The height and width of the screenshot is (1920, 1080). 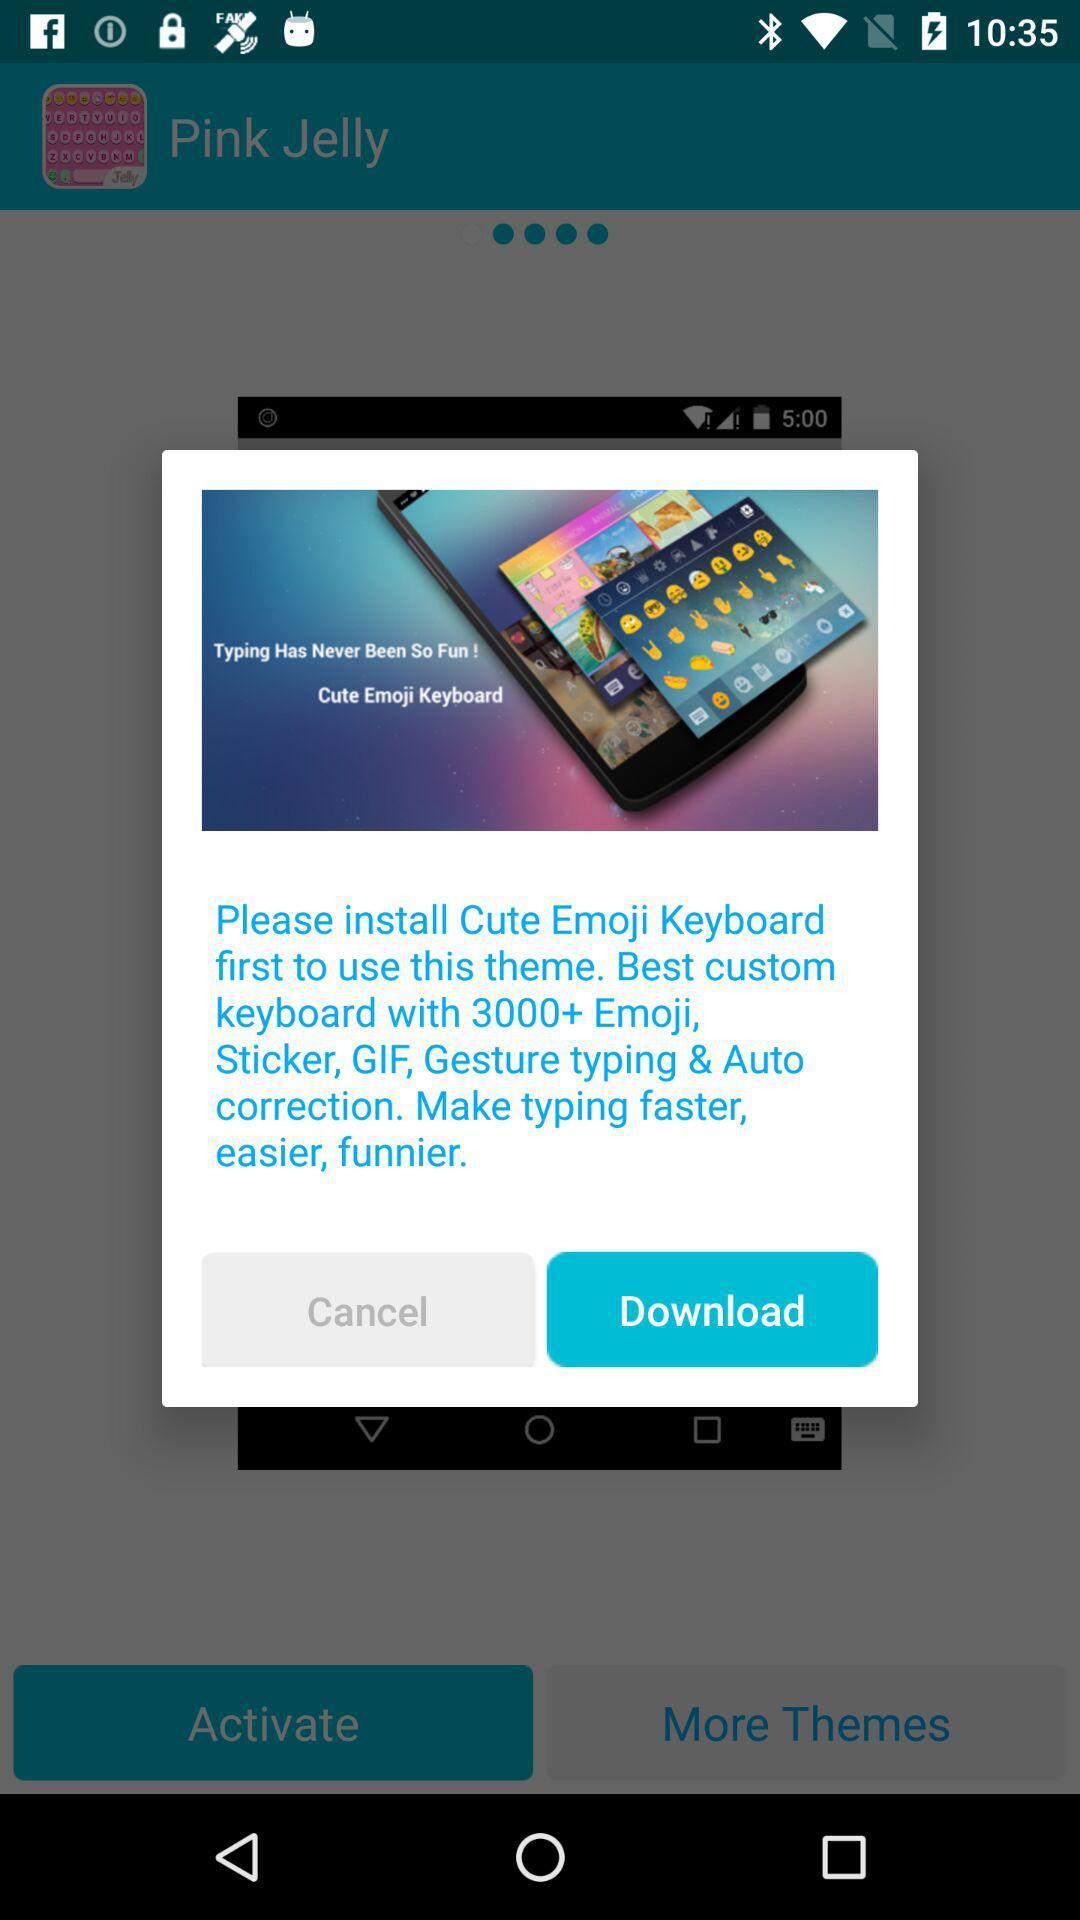 I want to click on download item, so click(x=711, y=1309).